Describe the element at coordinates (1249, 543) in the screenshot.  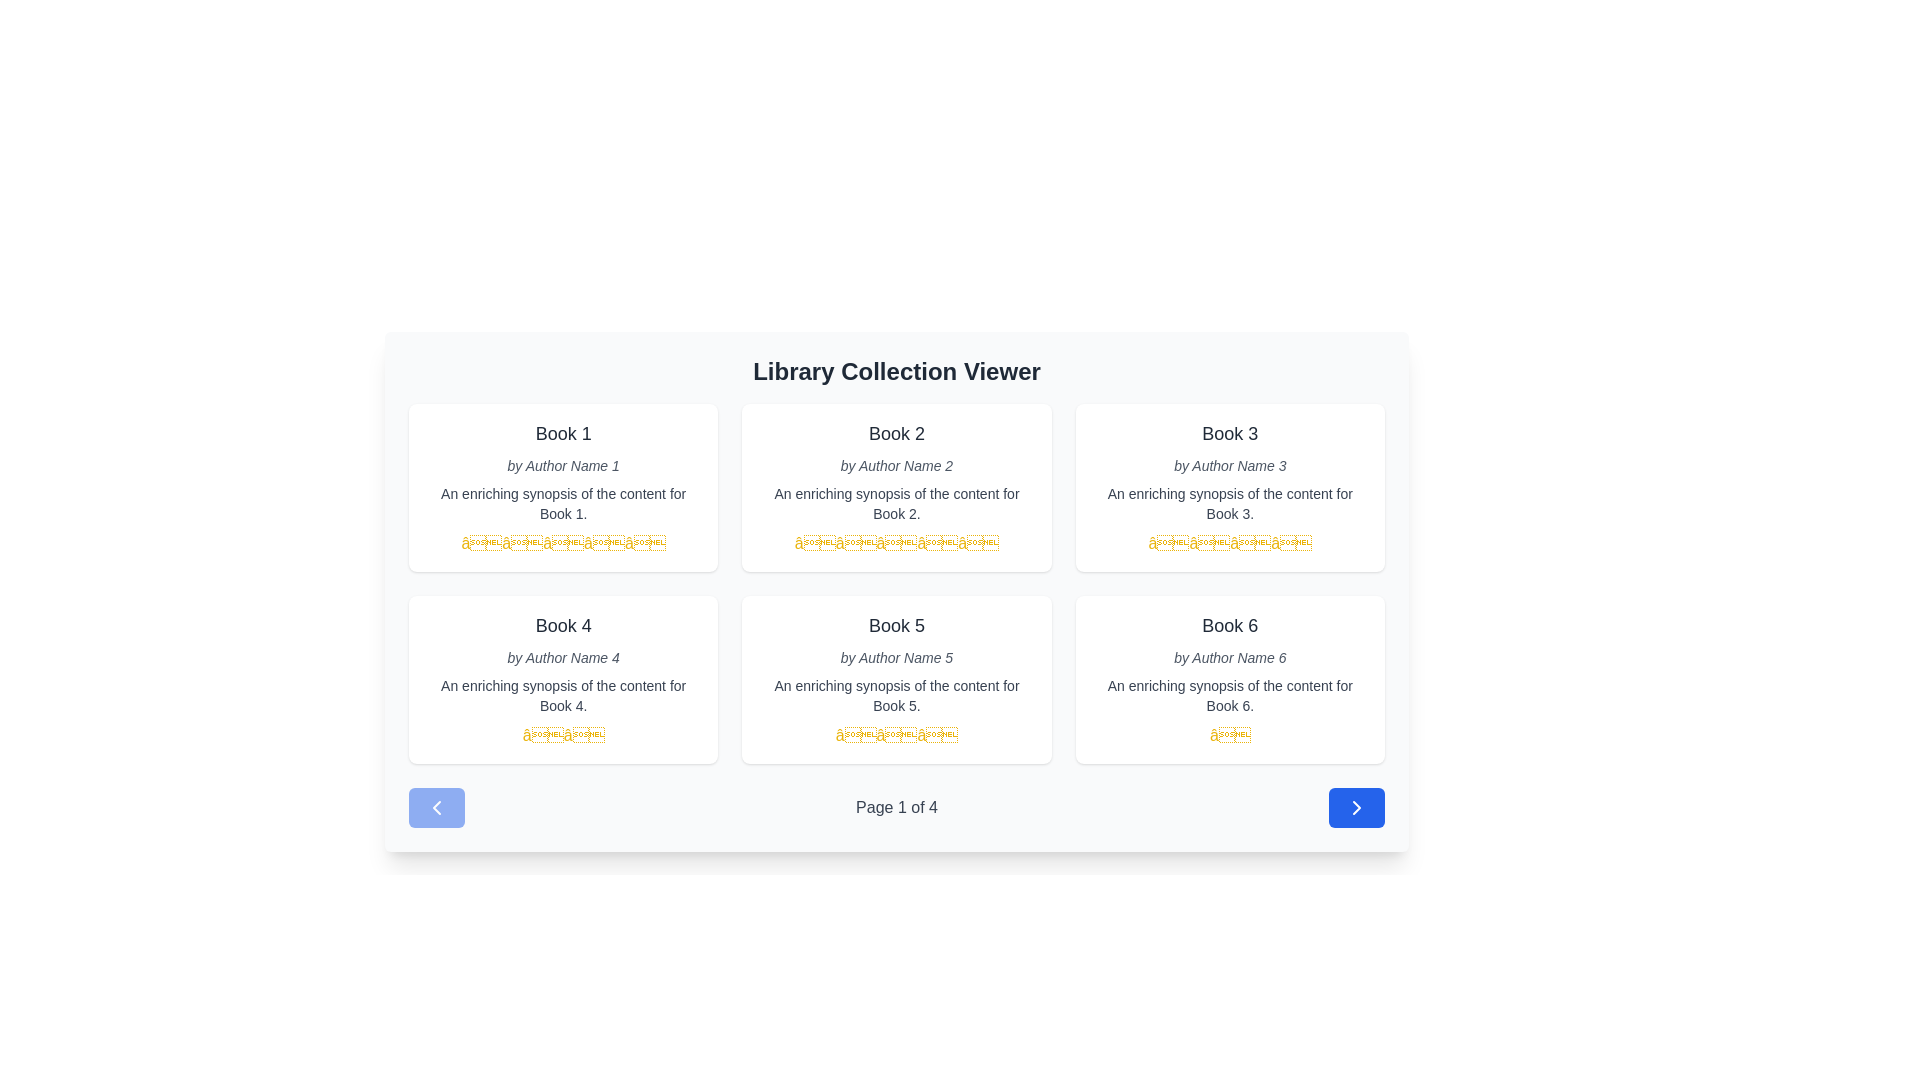
I see `the third star icon in the rating component beneath the 'Book 3' section` at that location.